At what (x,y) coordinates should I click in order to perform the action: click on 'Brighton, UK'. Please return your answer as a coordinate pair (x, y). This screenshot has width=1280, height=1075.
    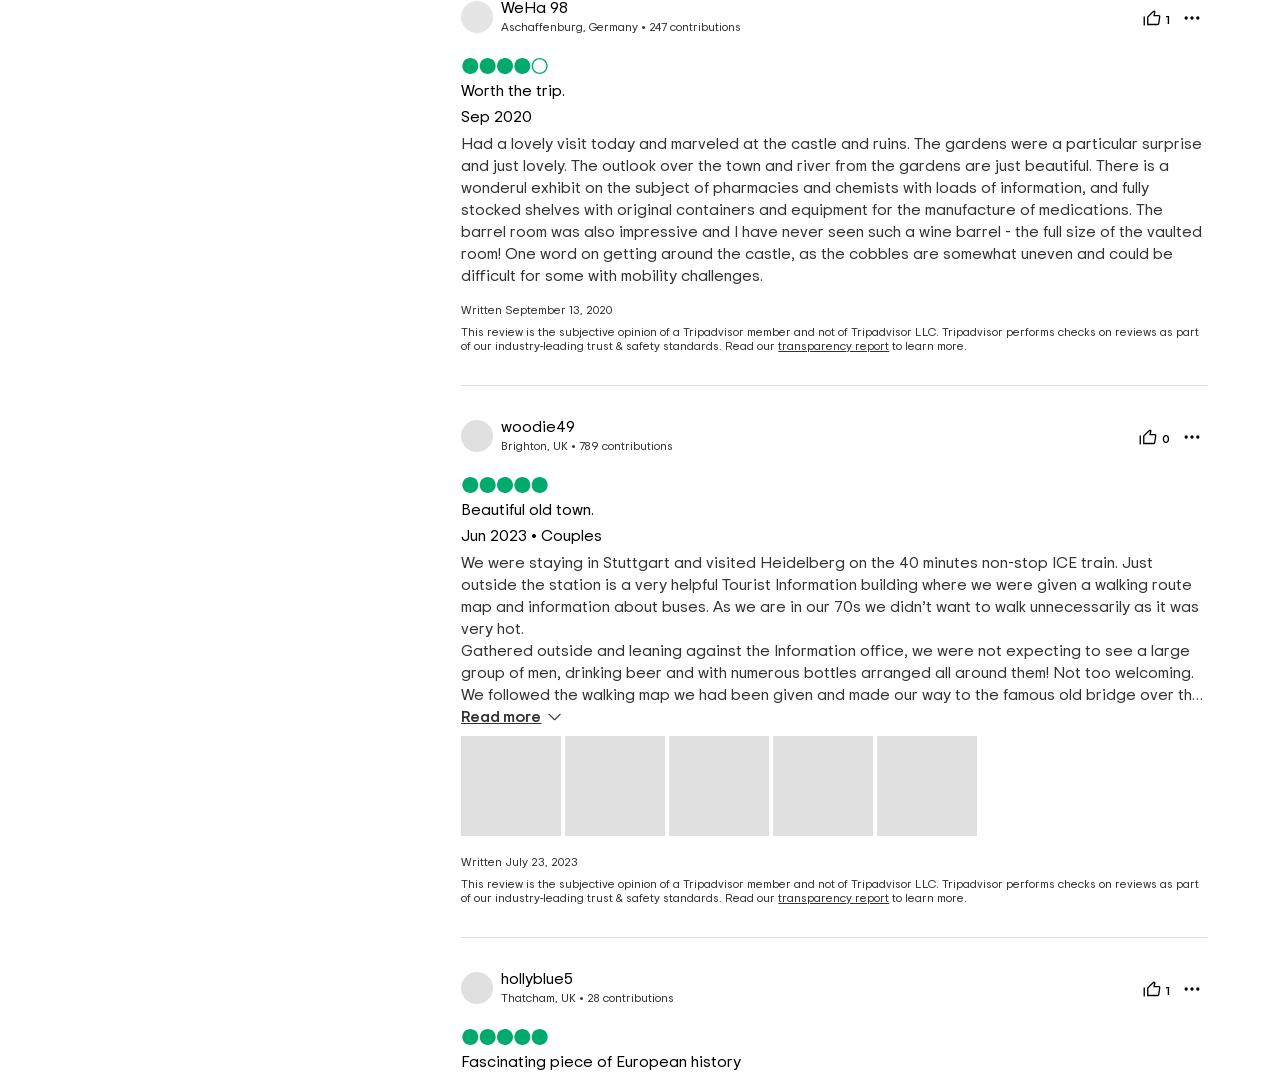
    Looking at the image, I should click on (500, 446).